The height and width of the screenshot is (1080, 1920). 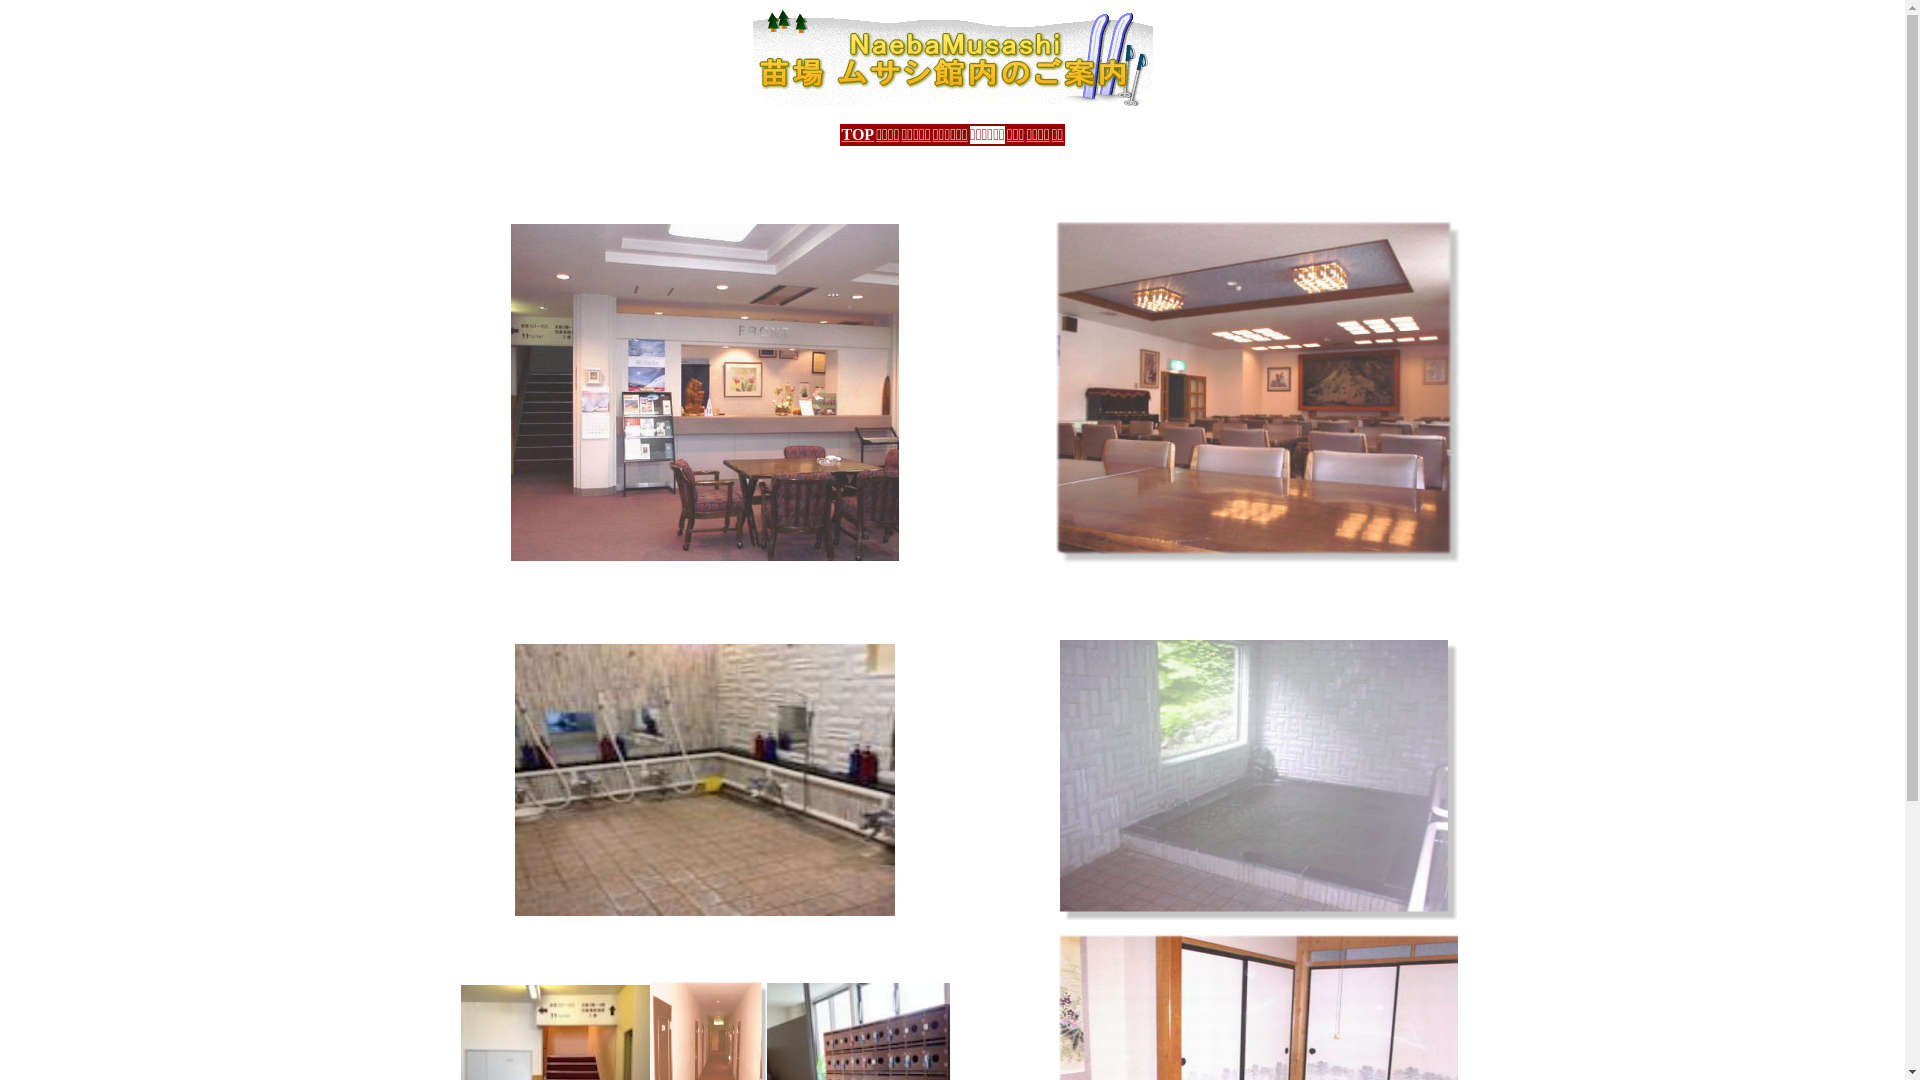 I want to click on 'TOP', so click(x=858, y=134).